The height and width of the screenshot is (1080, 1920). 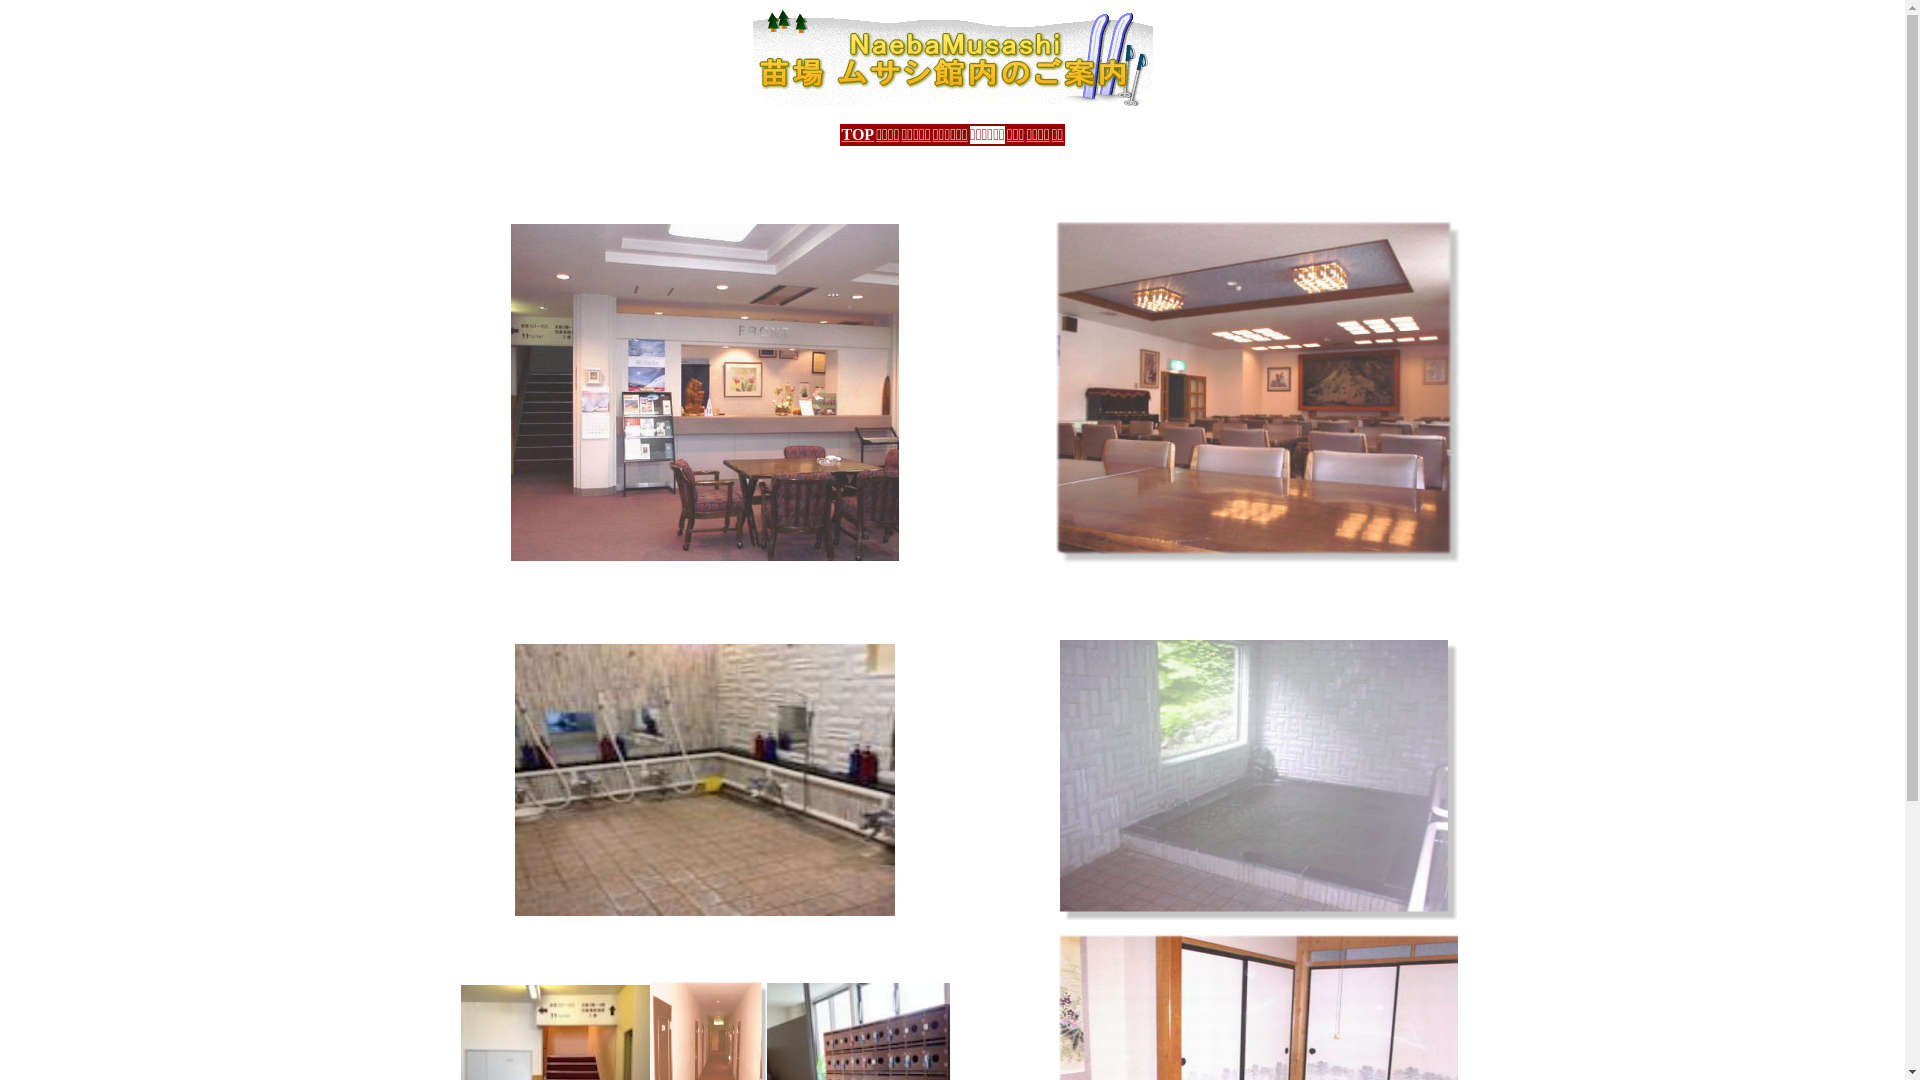 I want to click on 'TOP', so click(x=858, y=134).